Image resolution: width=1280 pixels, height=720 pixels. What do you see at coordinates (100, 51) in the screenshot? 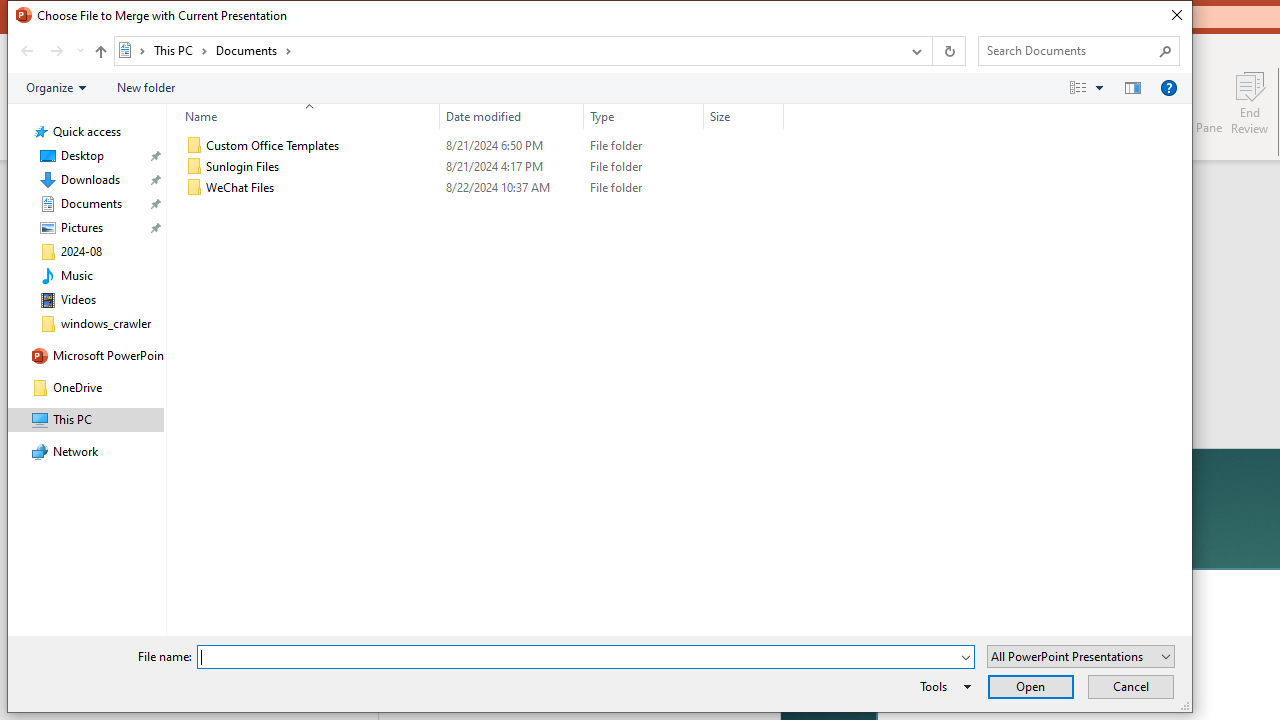
I see `'Up to "This PC" (Alt + Up Arrow)'` at bounding box center [100, 51].